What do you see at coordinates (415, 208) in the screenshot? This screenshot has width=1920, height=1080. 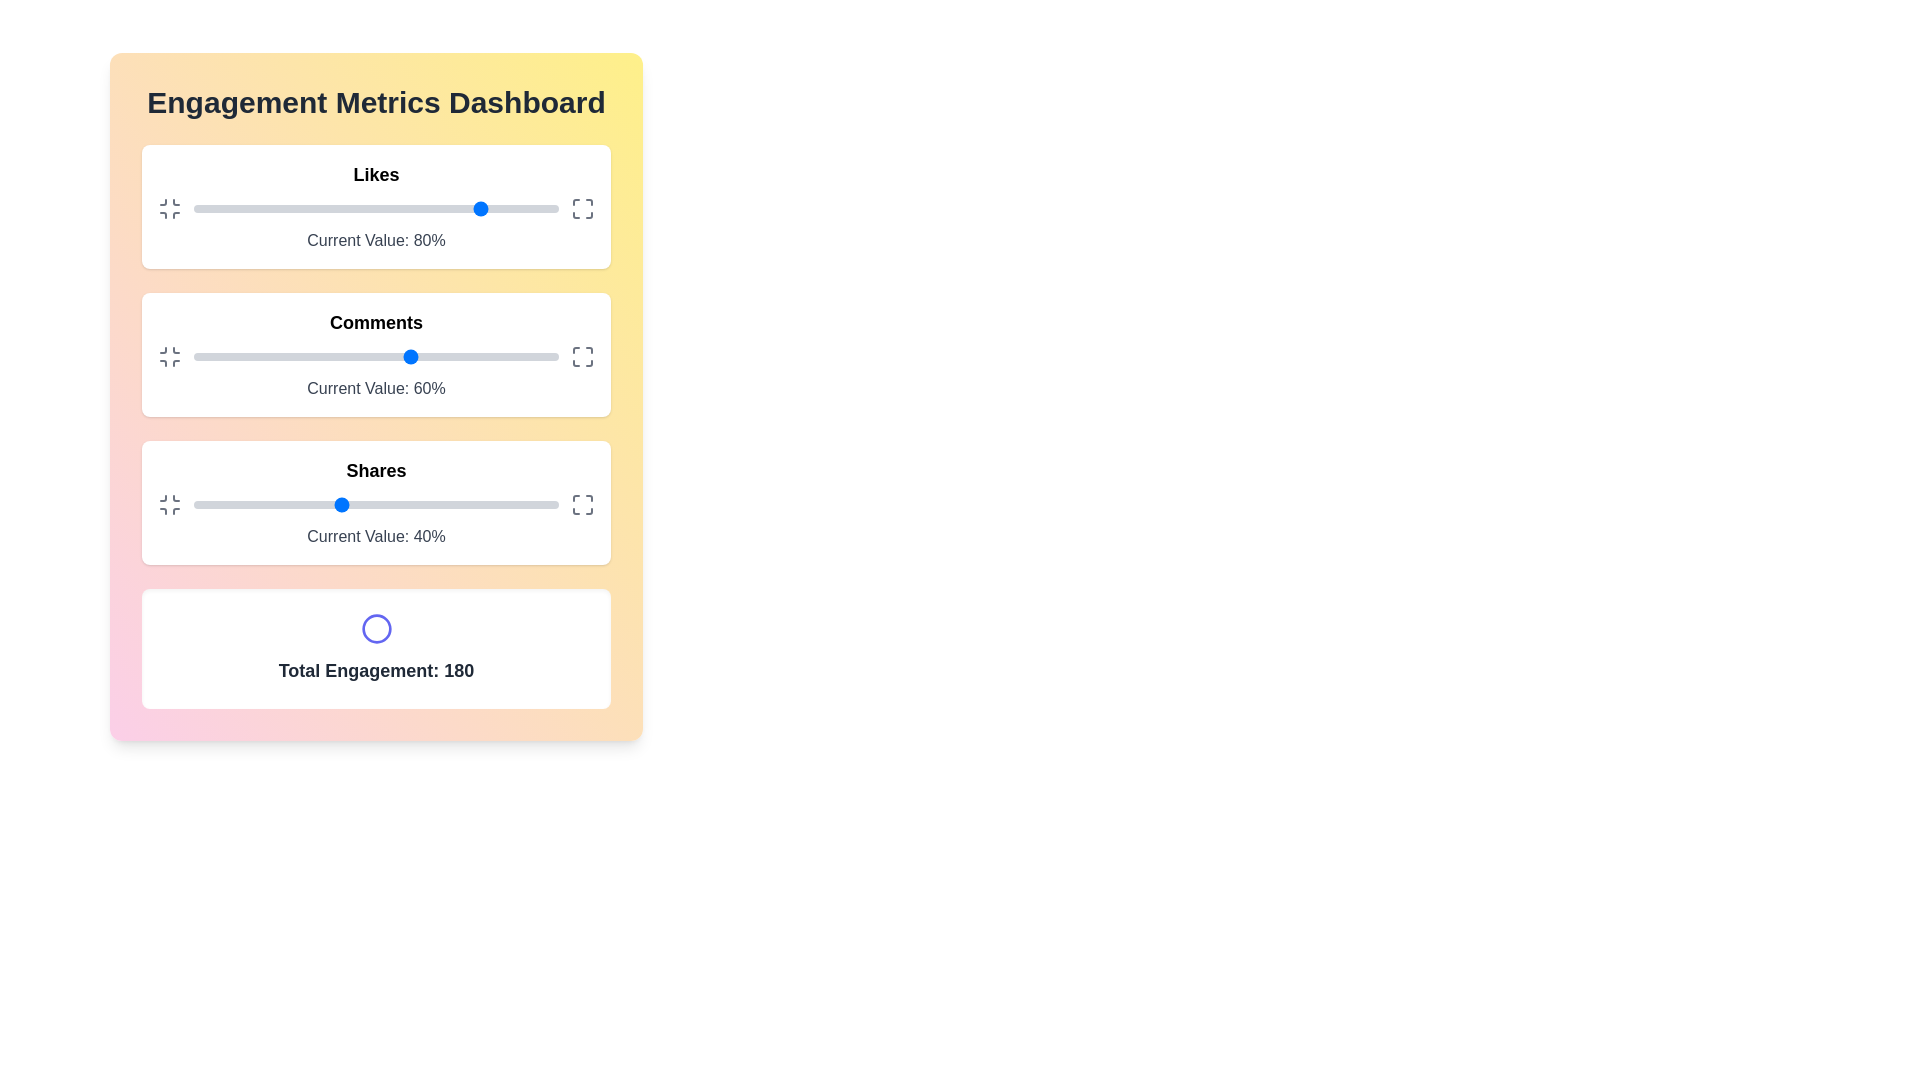 I see `the 'Likes' slider` at bounding box center [415, 208].